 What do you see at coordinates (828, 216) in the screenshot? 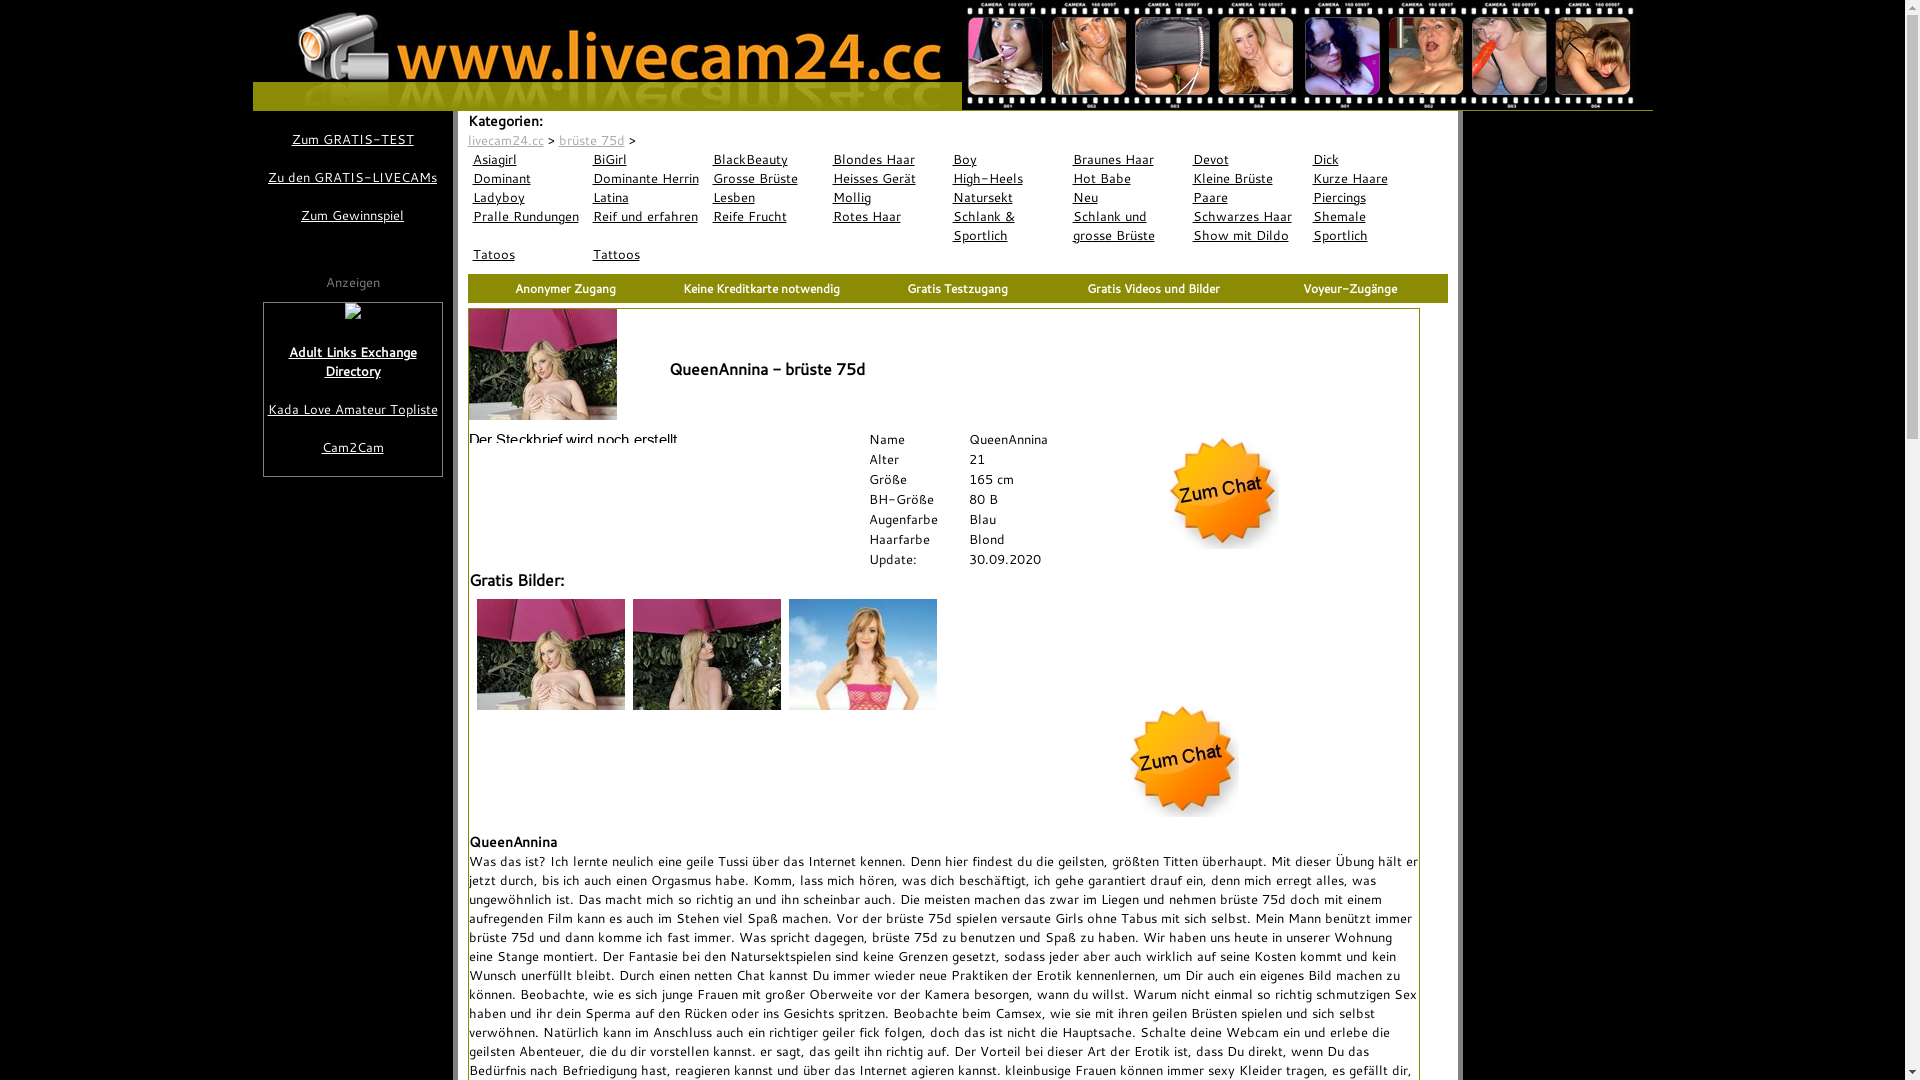
I see `'Rotes Haar'` at bounding box center [828, 216].